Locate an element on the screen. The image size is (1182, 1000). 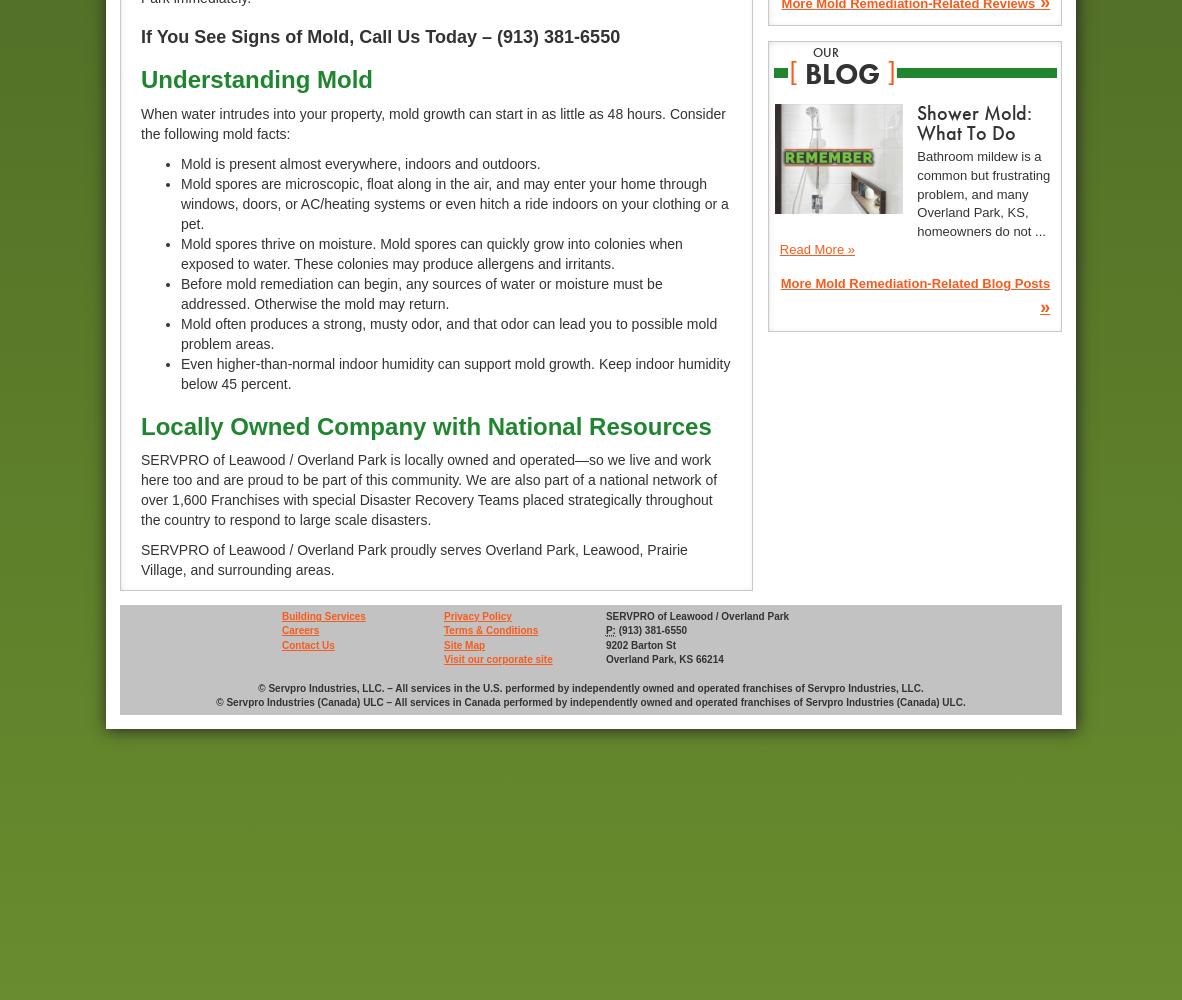
'Before mold remediation can begin, any sources of water or moisture must be addressed. Otherwise the mold may return.' is located at coordinates (420, 293).